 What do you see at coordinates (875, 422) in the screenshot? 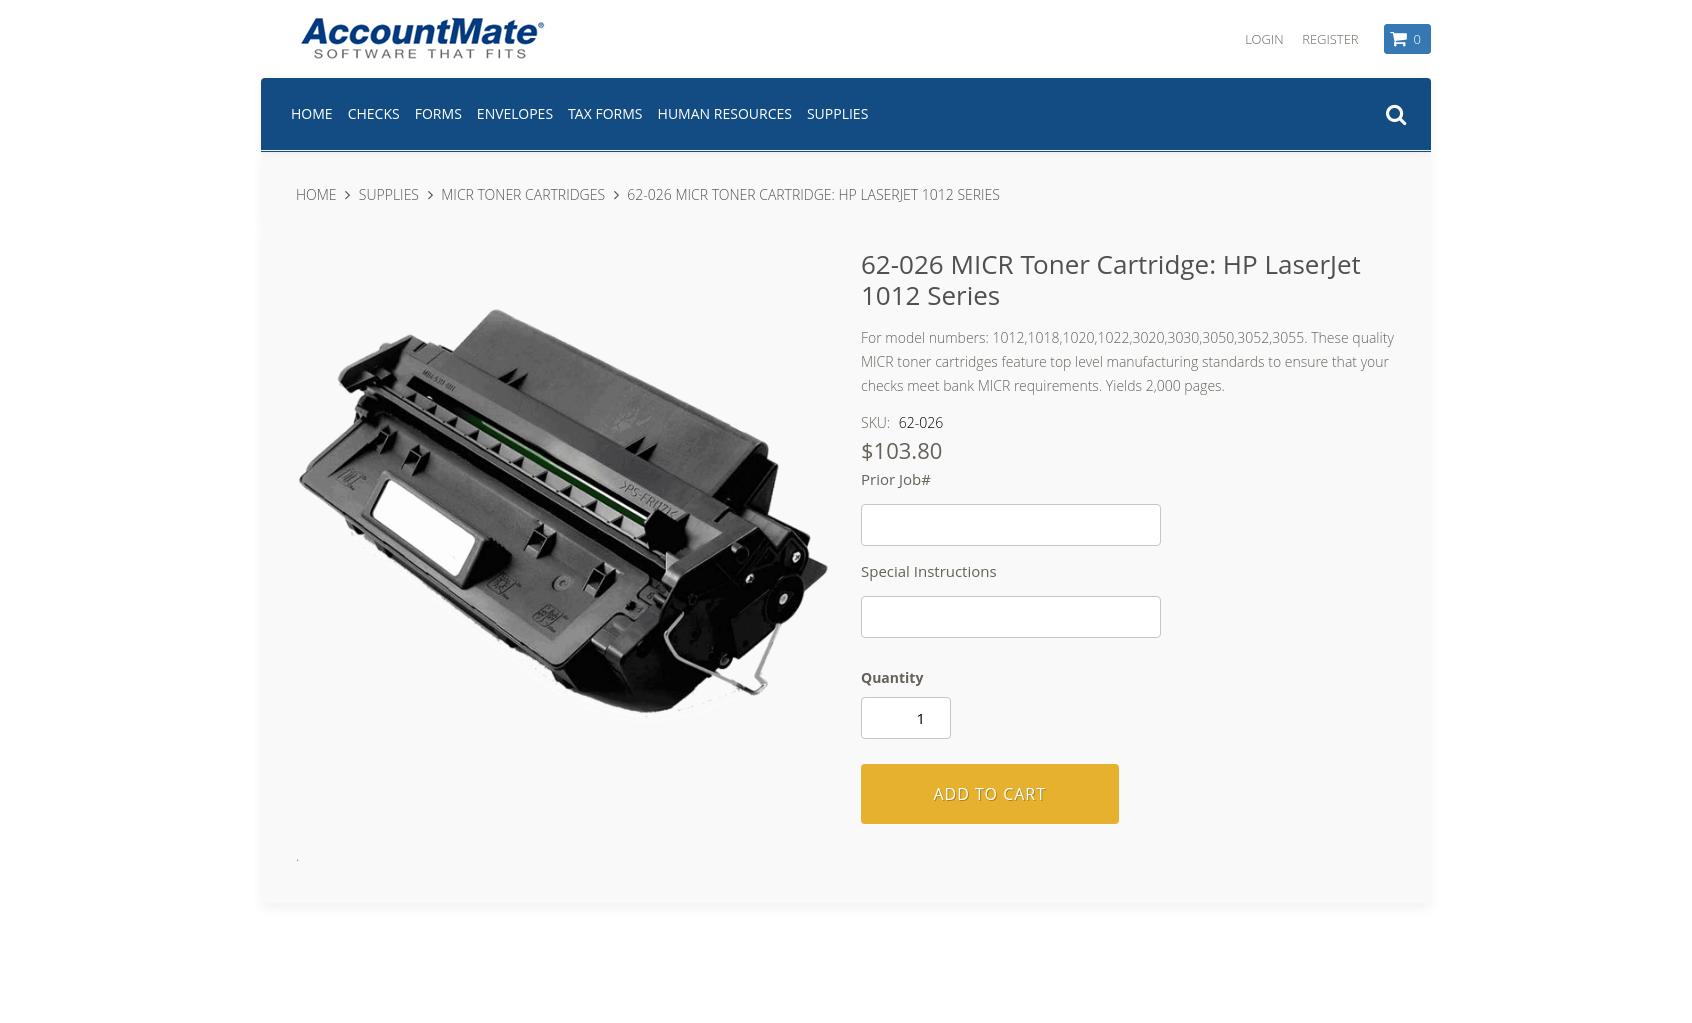
I see `'SKU:'` at bounding box center [875, 422].